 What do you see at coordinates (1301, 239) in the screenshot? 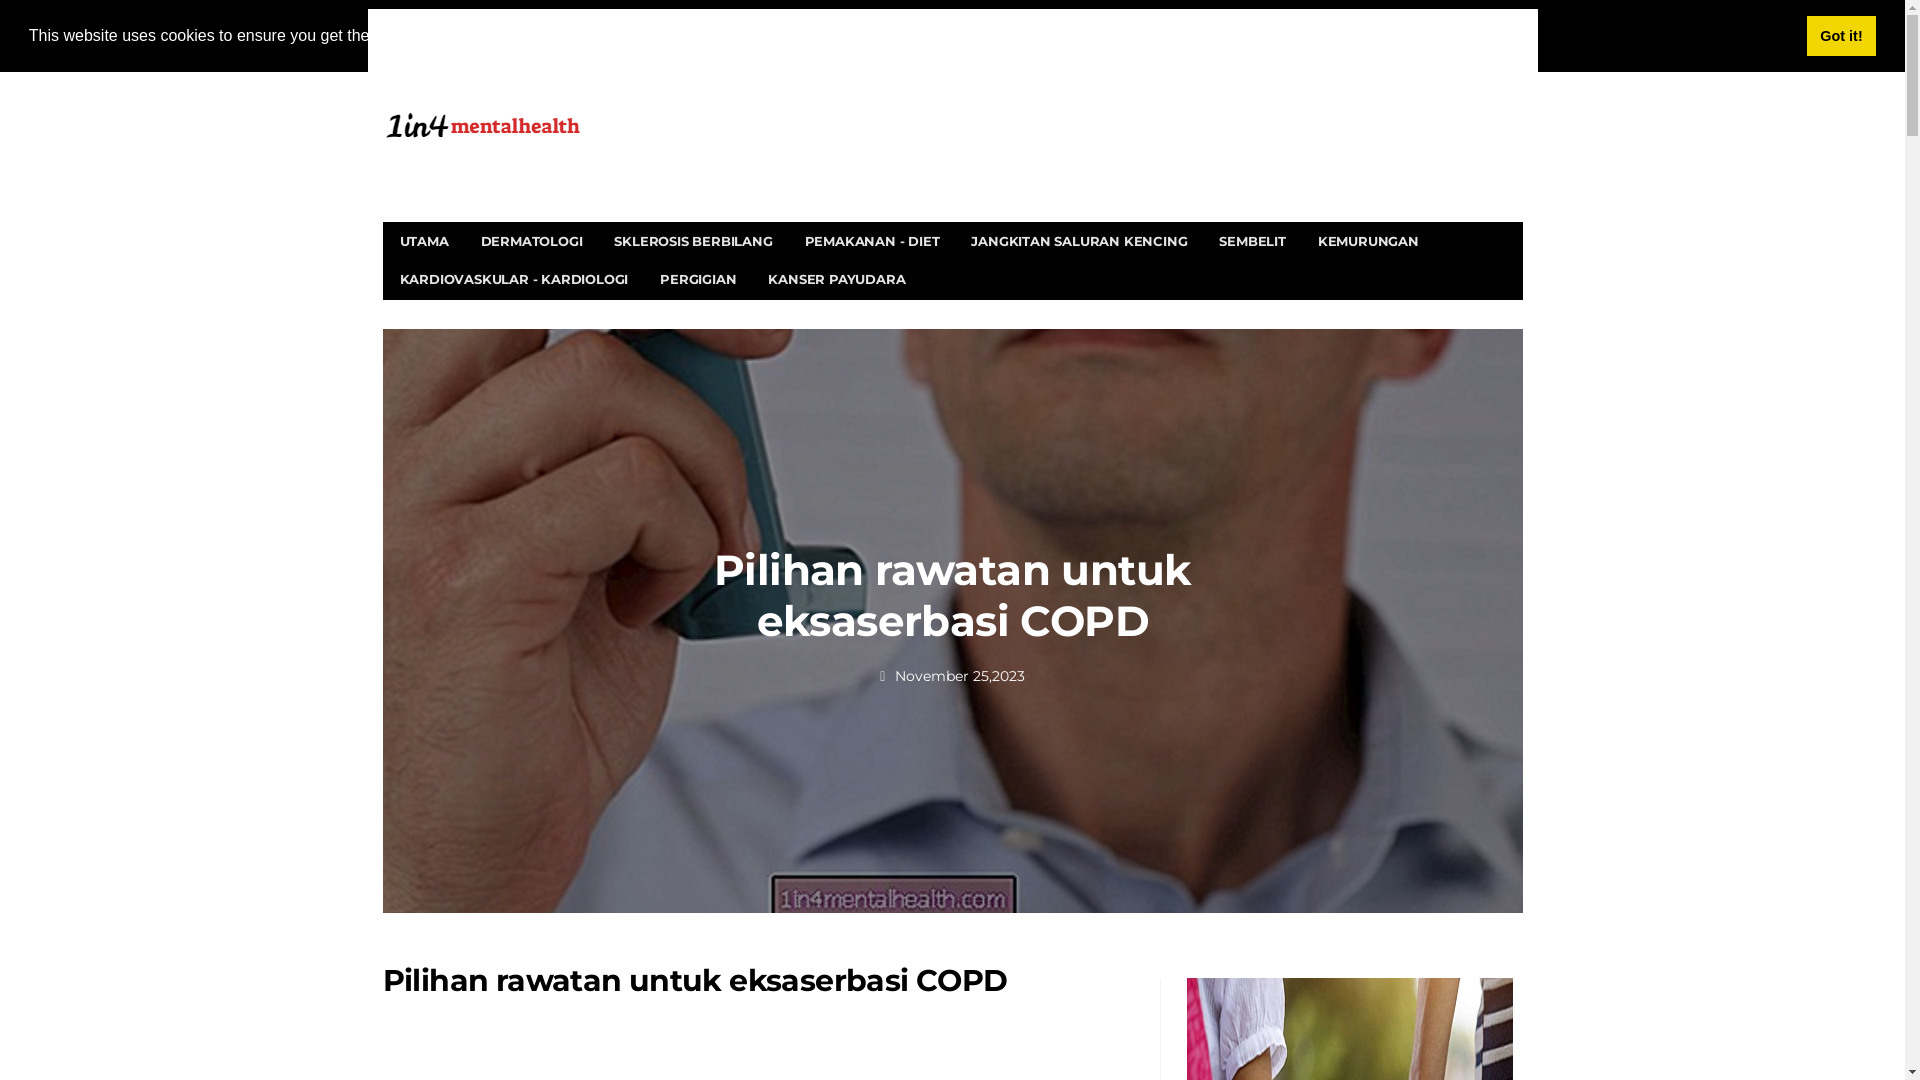
I see `'KEMURUNGAN'` at bounding box center [1301, 239].